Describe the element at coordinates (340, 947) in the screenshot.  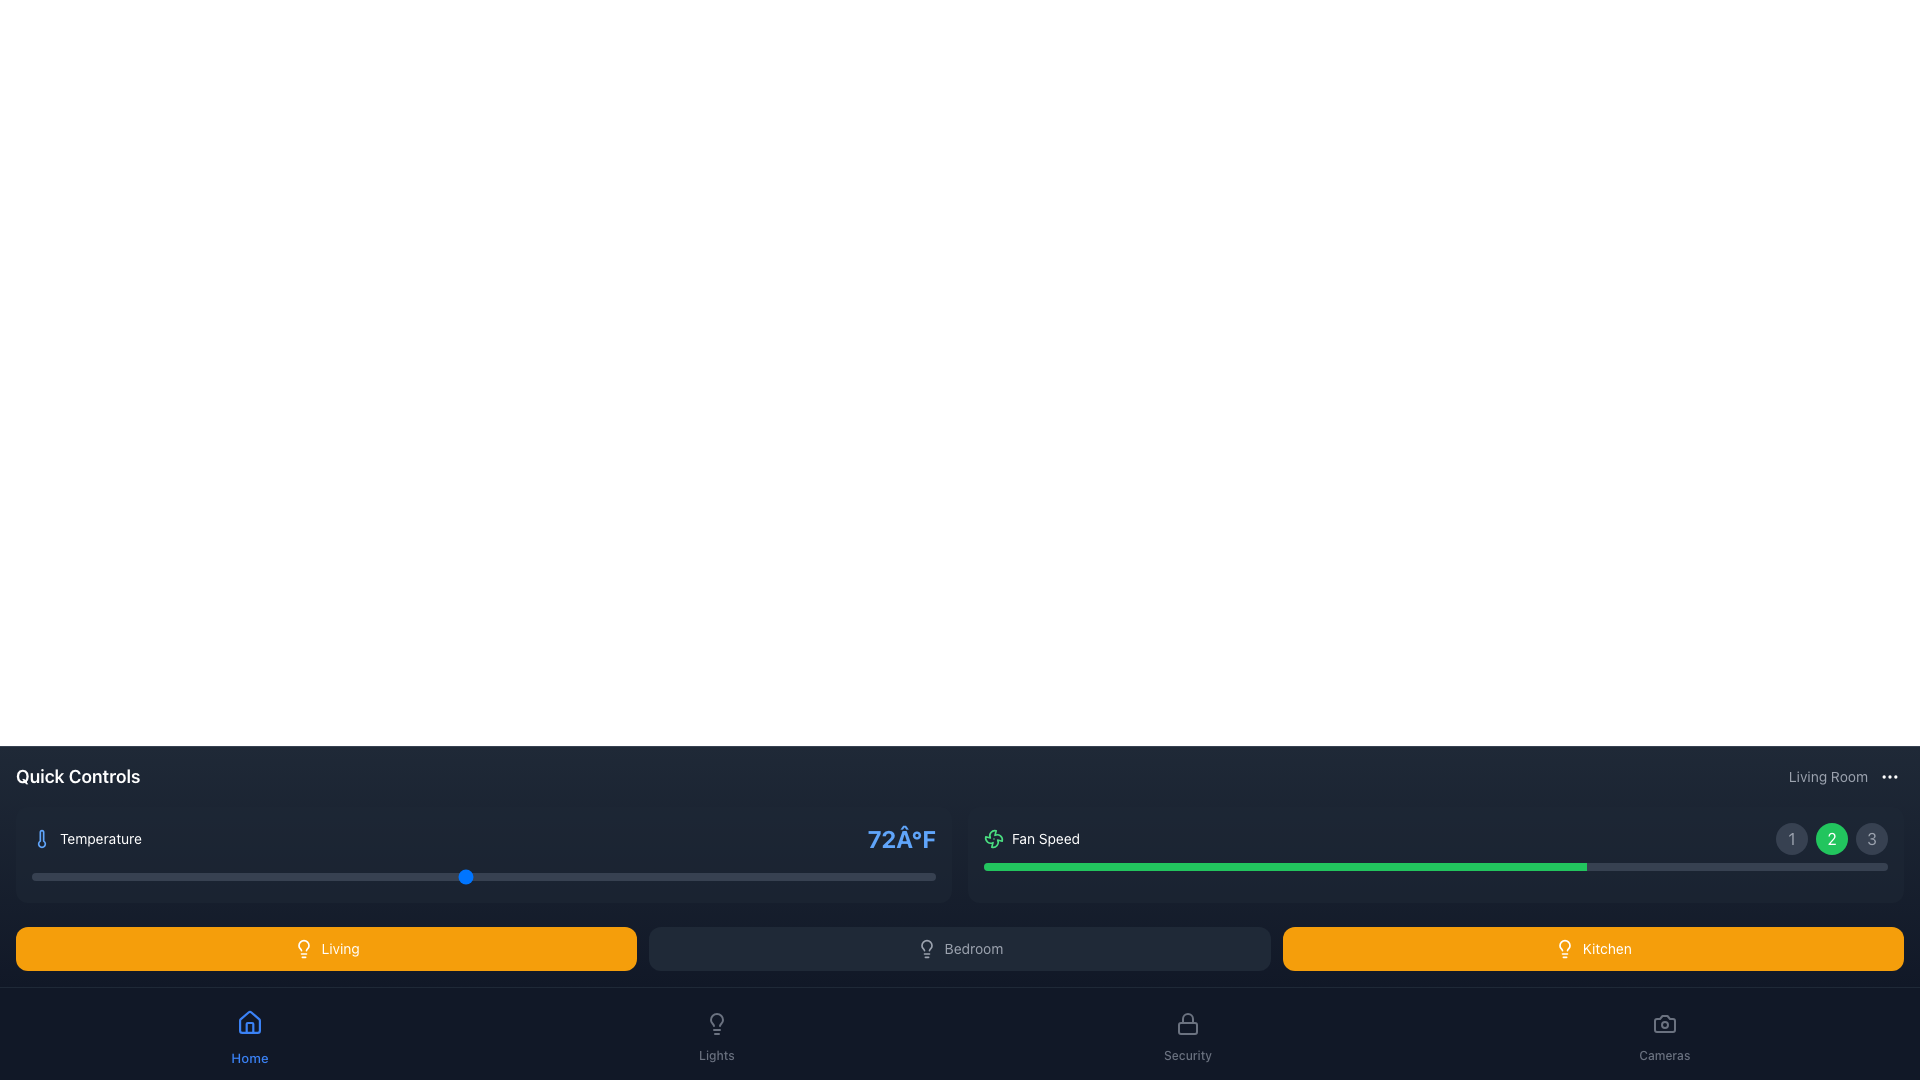
I see `the orange button labeled 'Living' which is styled in a small capitalized font and contains a light bulb icon to its left` at that location.